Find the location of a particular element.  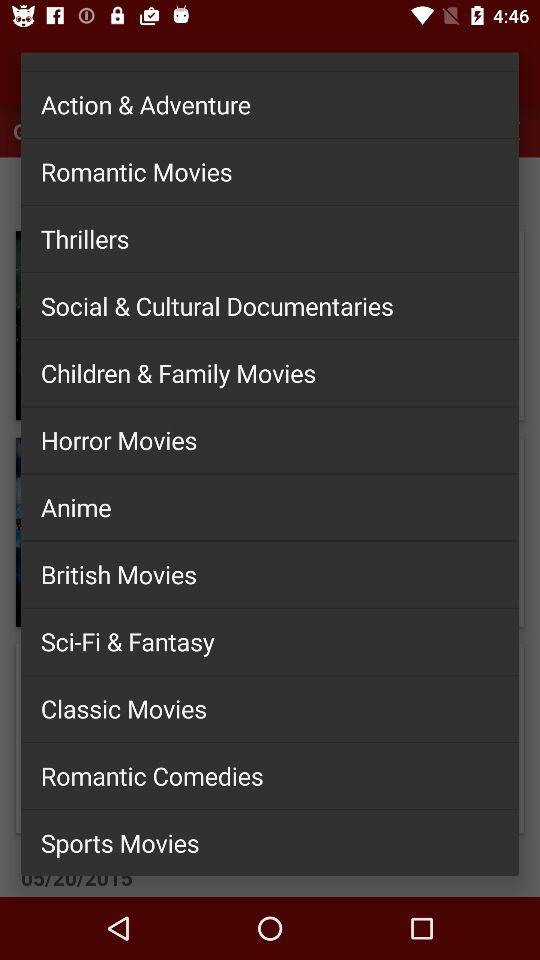

the    romantic comedies is located at coordinates (270, 774).